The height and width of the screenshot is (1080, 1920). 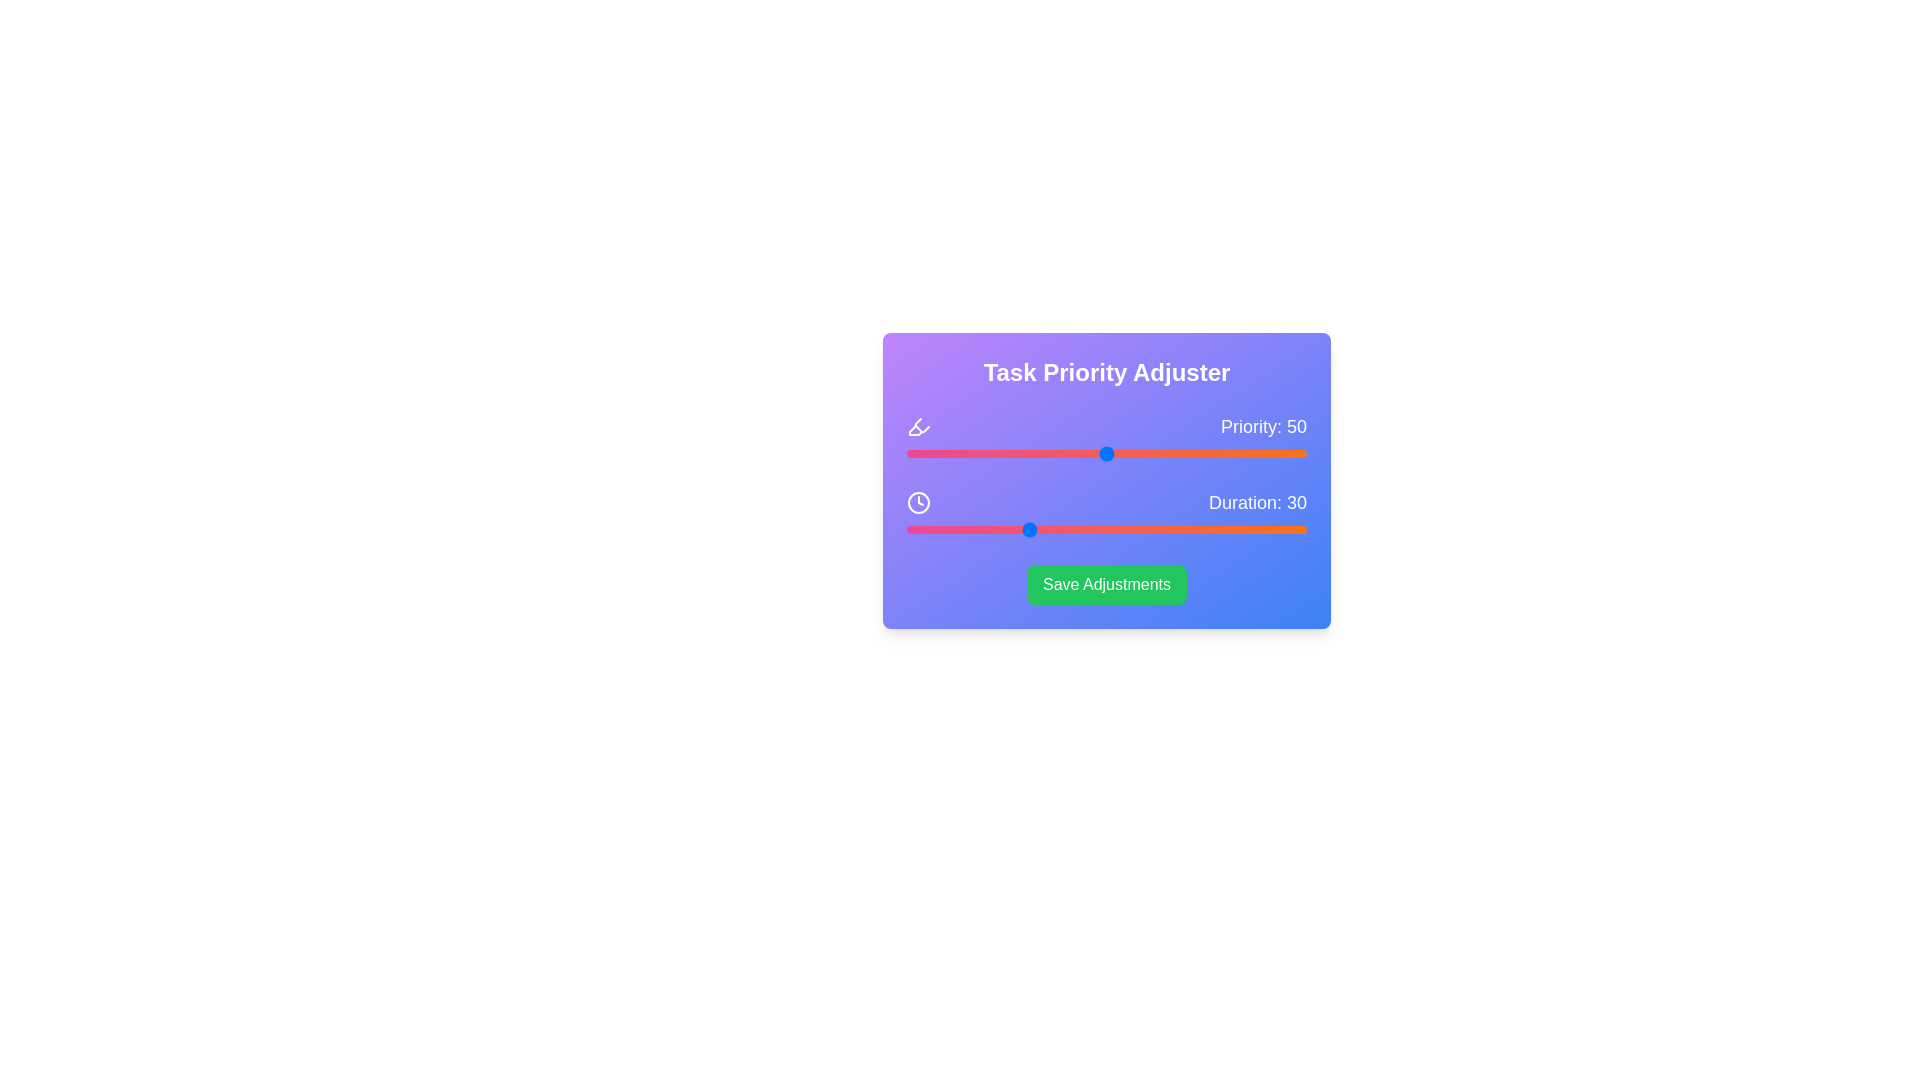 What do you see at coordinates (966, 454) in the screenshot?
I see `the priority slider to set its value to 15` at bounding box center [966, 454].